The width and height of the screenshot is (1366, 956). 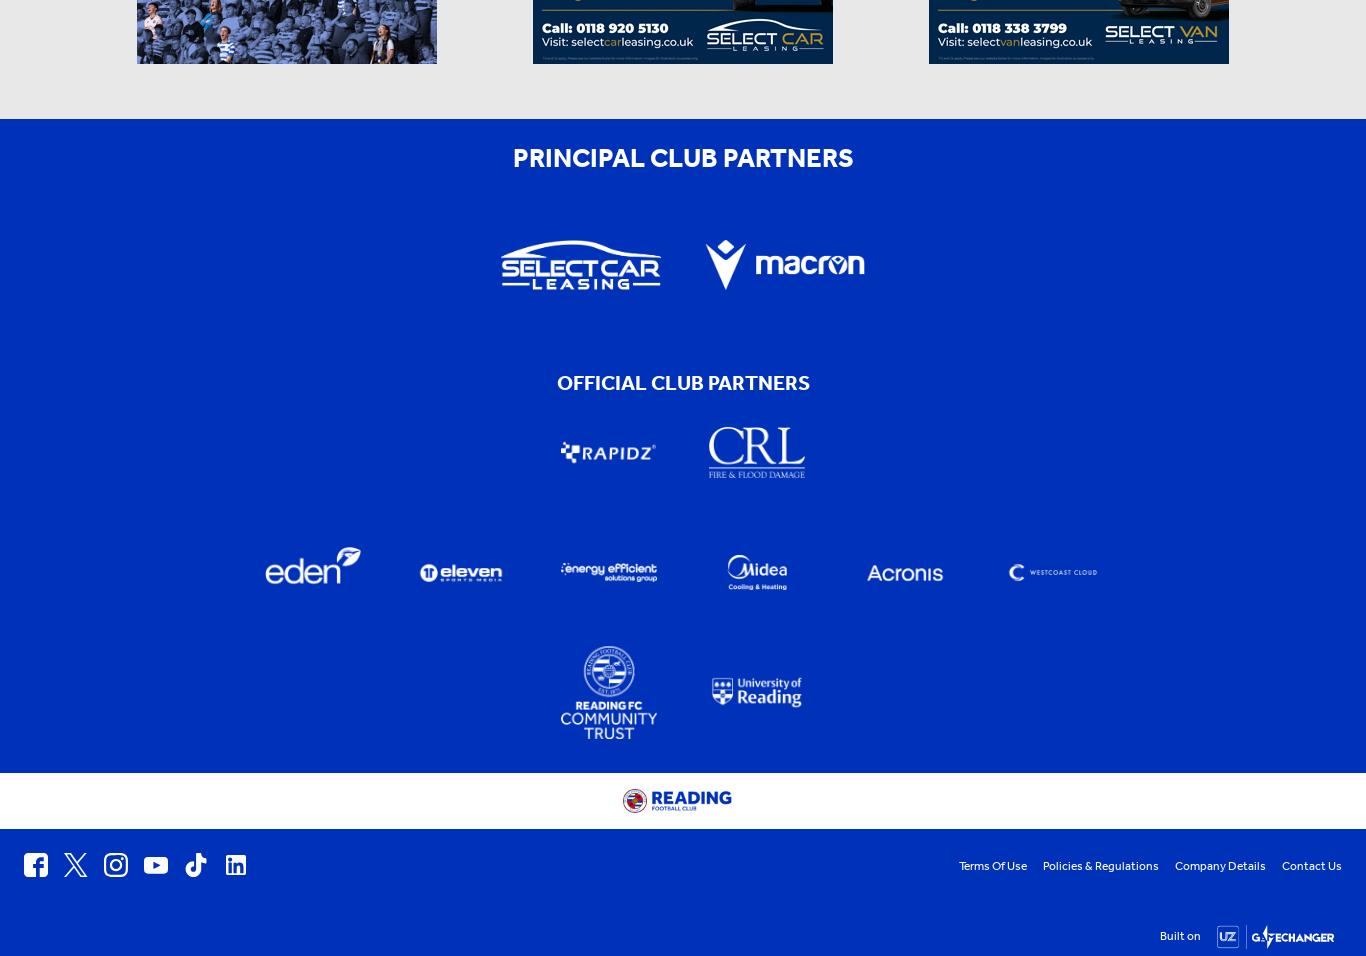 What do you see at coordinates (992, 866) in the screenshot?
I see `'Terms Of Use'` at bounding box center [992, 866].